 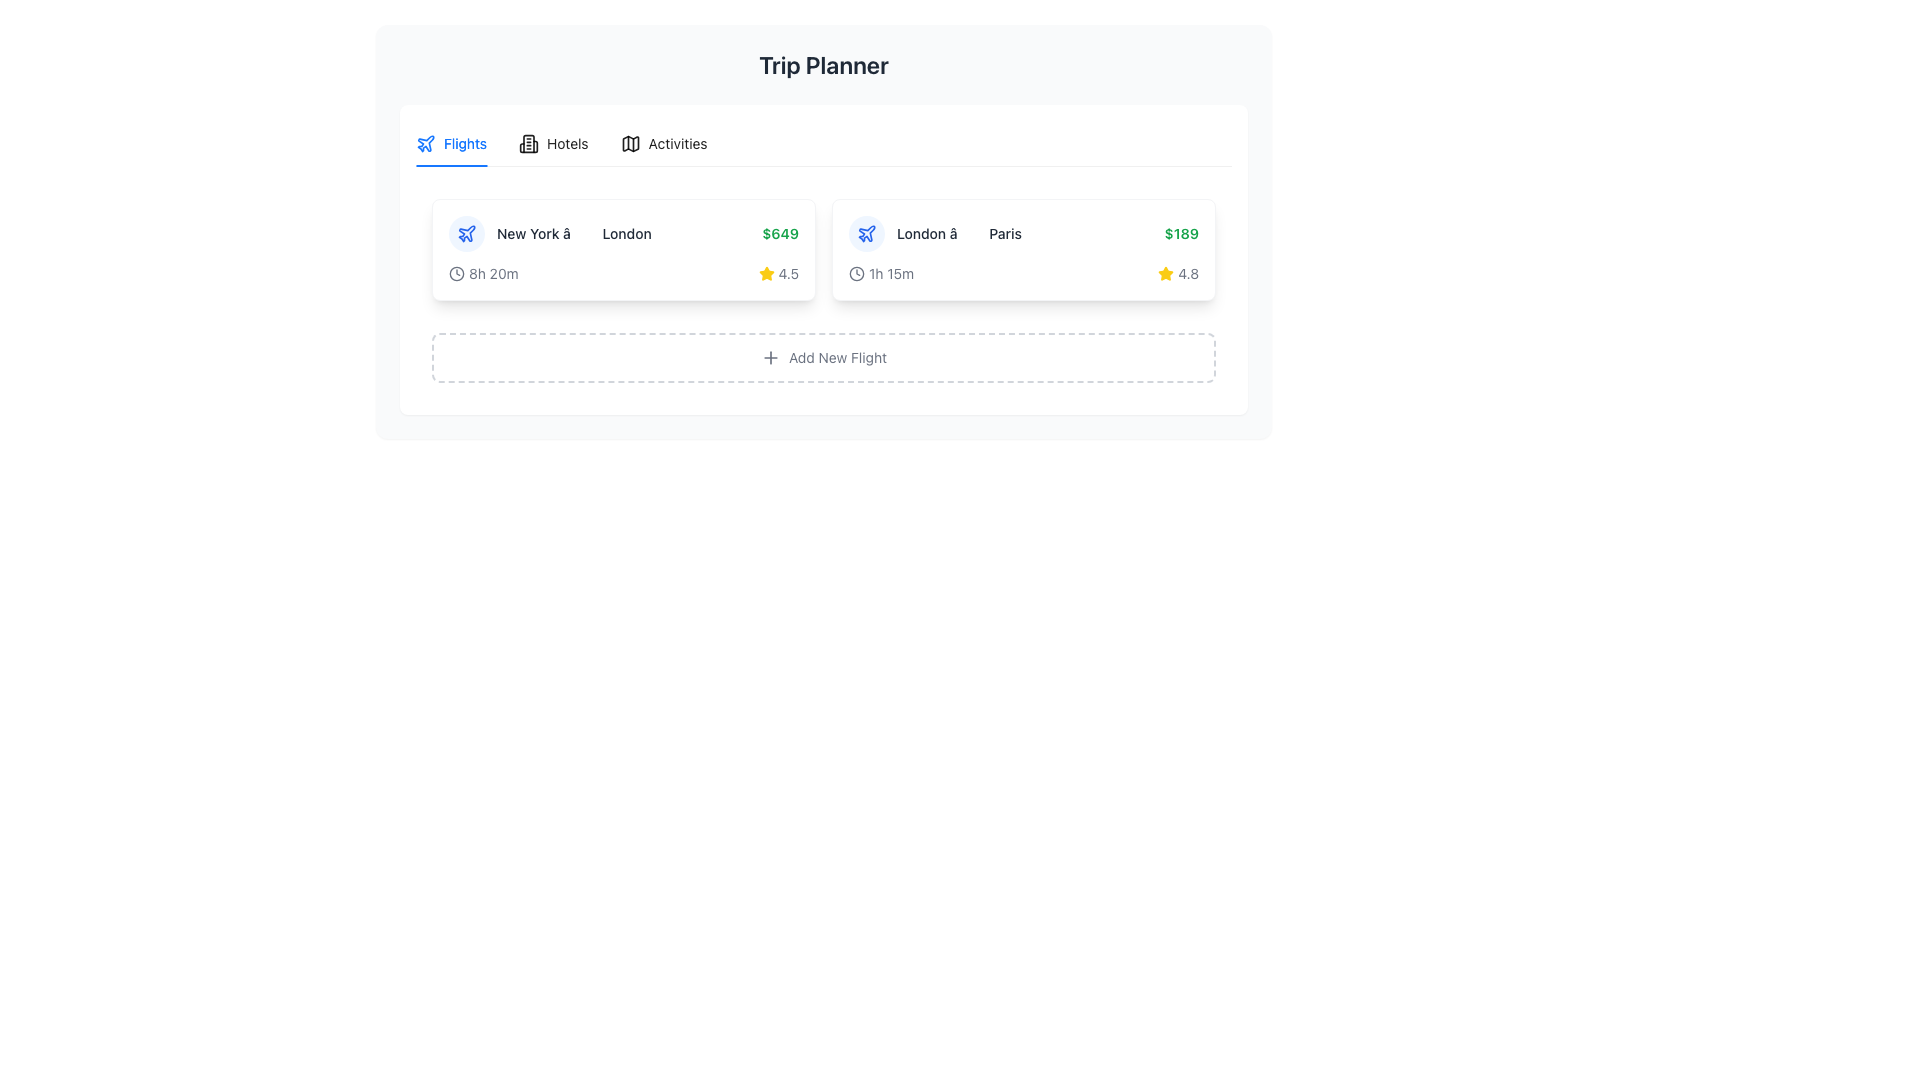 I want to click on the 'Flights' tab, which is the first tab in the horizontal tab group located near the top left of the main interface, so click(x=450, y=142).